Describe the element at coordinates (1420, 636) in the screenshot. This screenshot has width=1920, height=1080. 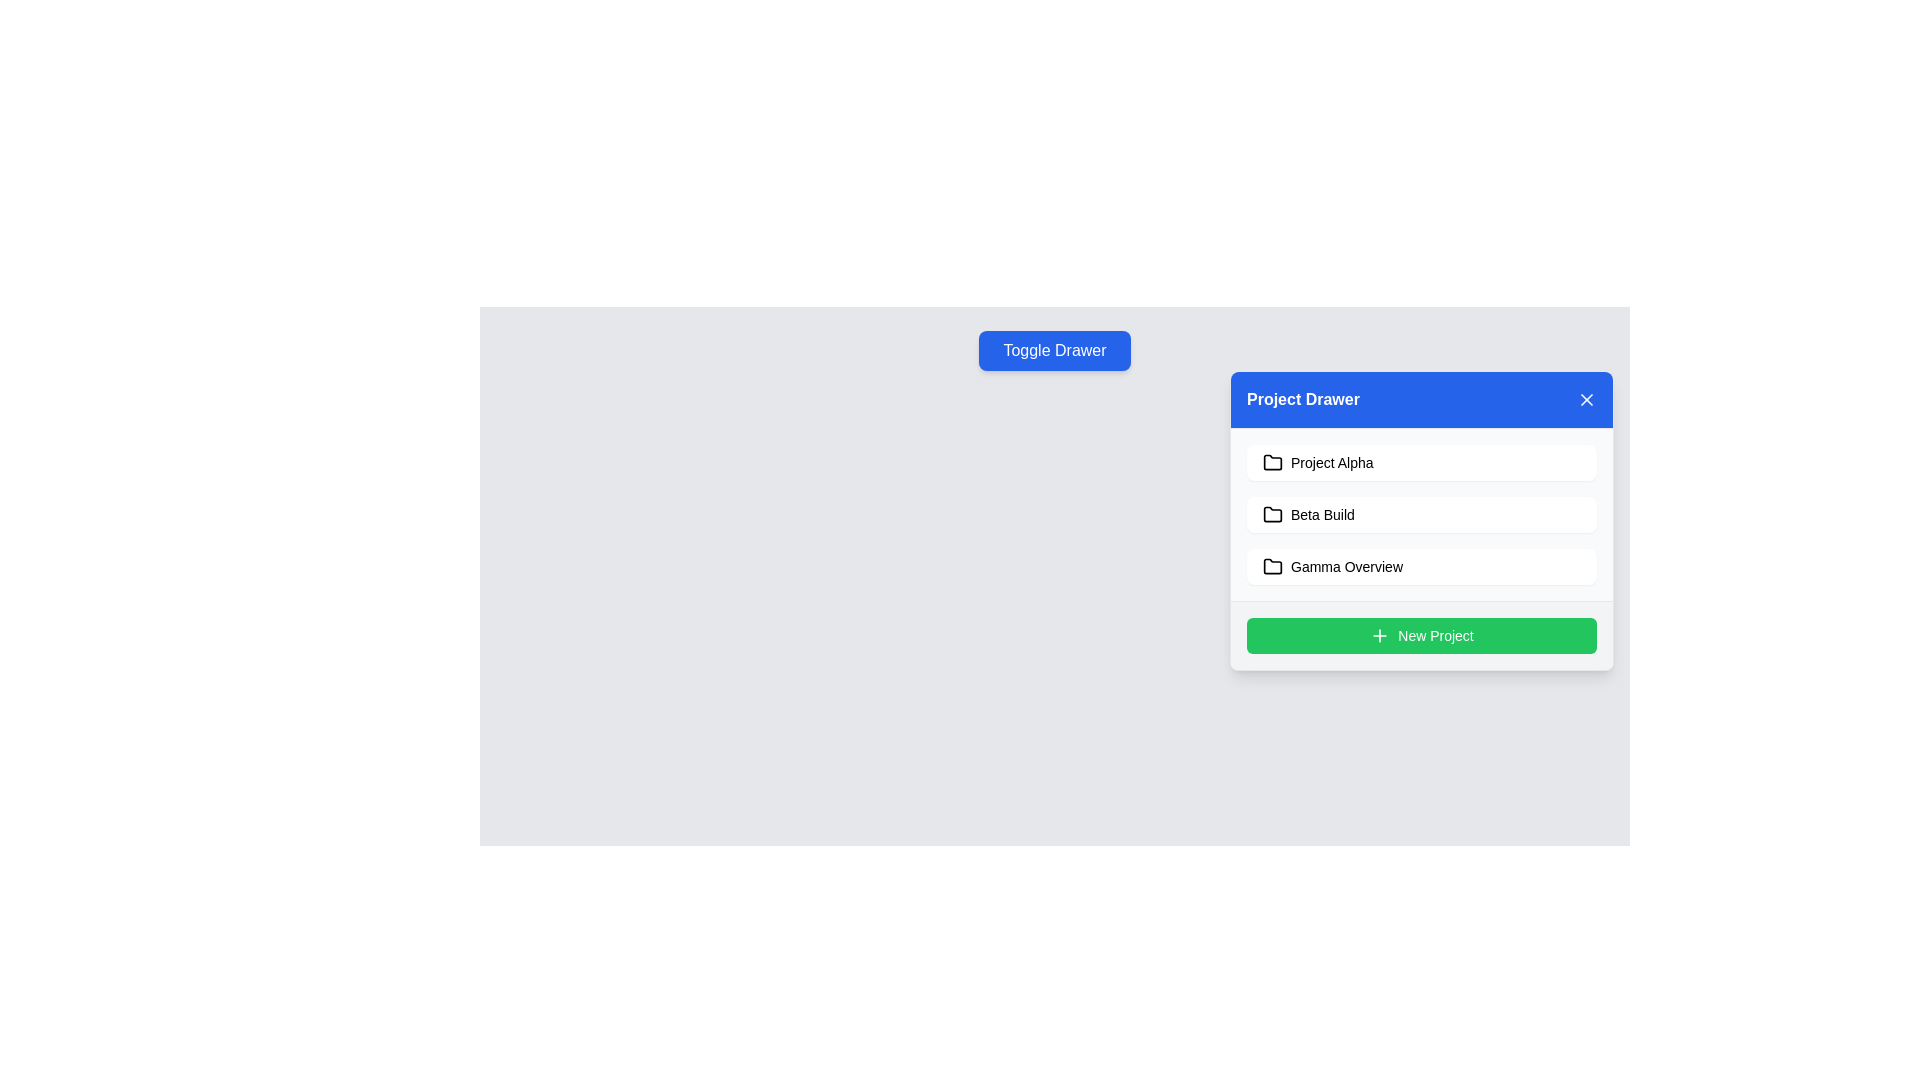
I see `the 'Create New Project' button located at the bottom of the 'Project Drawer' panel` at that location.